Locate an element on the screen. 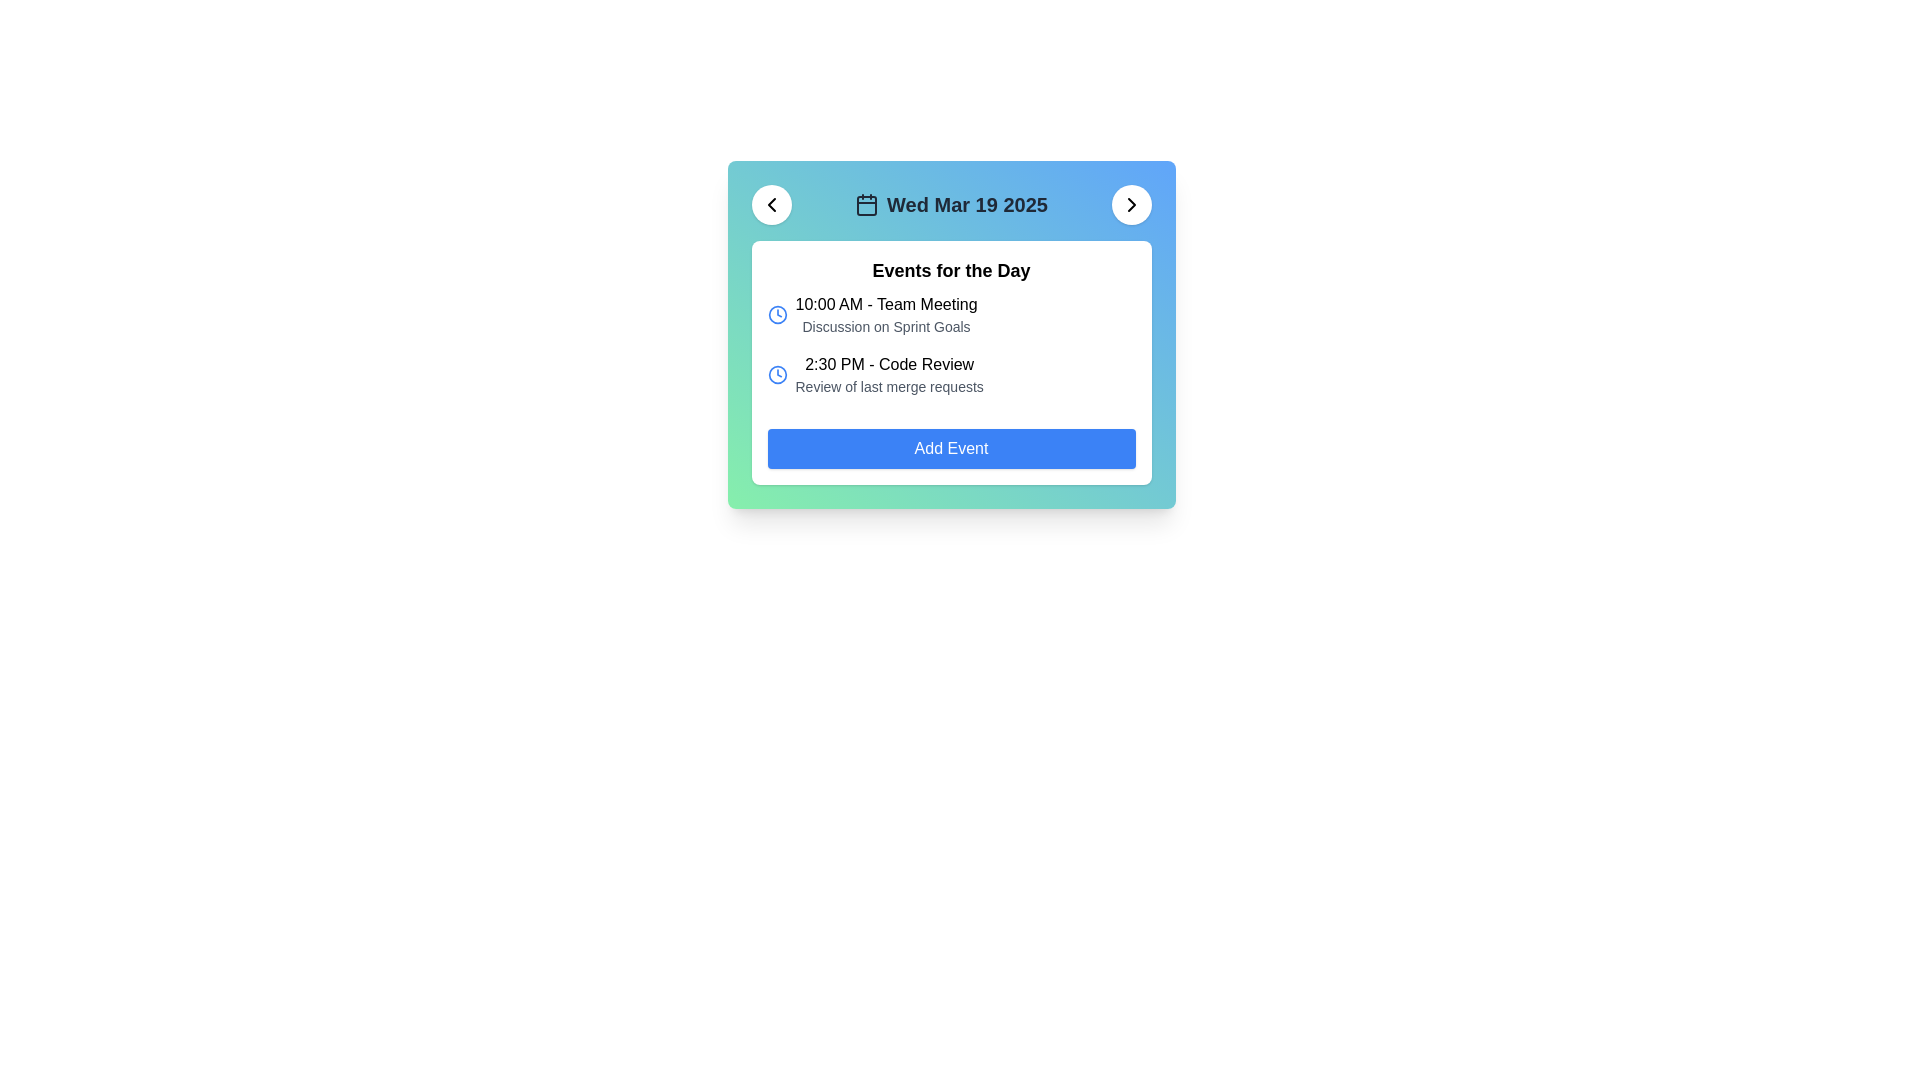 This screenshot has height=1080, width=1920. the first list item displaying the time '10:00 AM' and the title 'Team Meeting' by moving the cursor to its center is located at coordinates (950, 315).